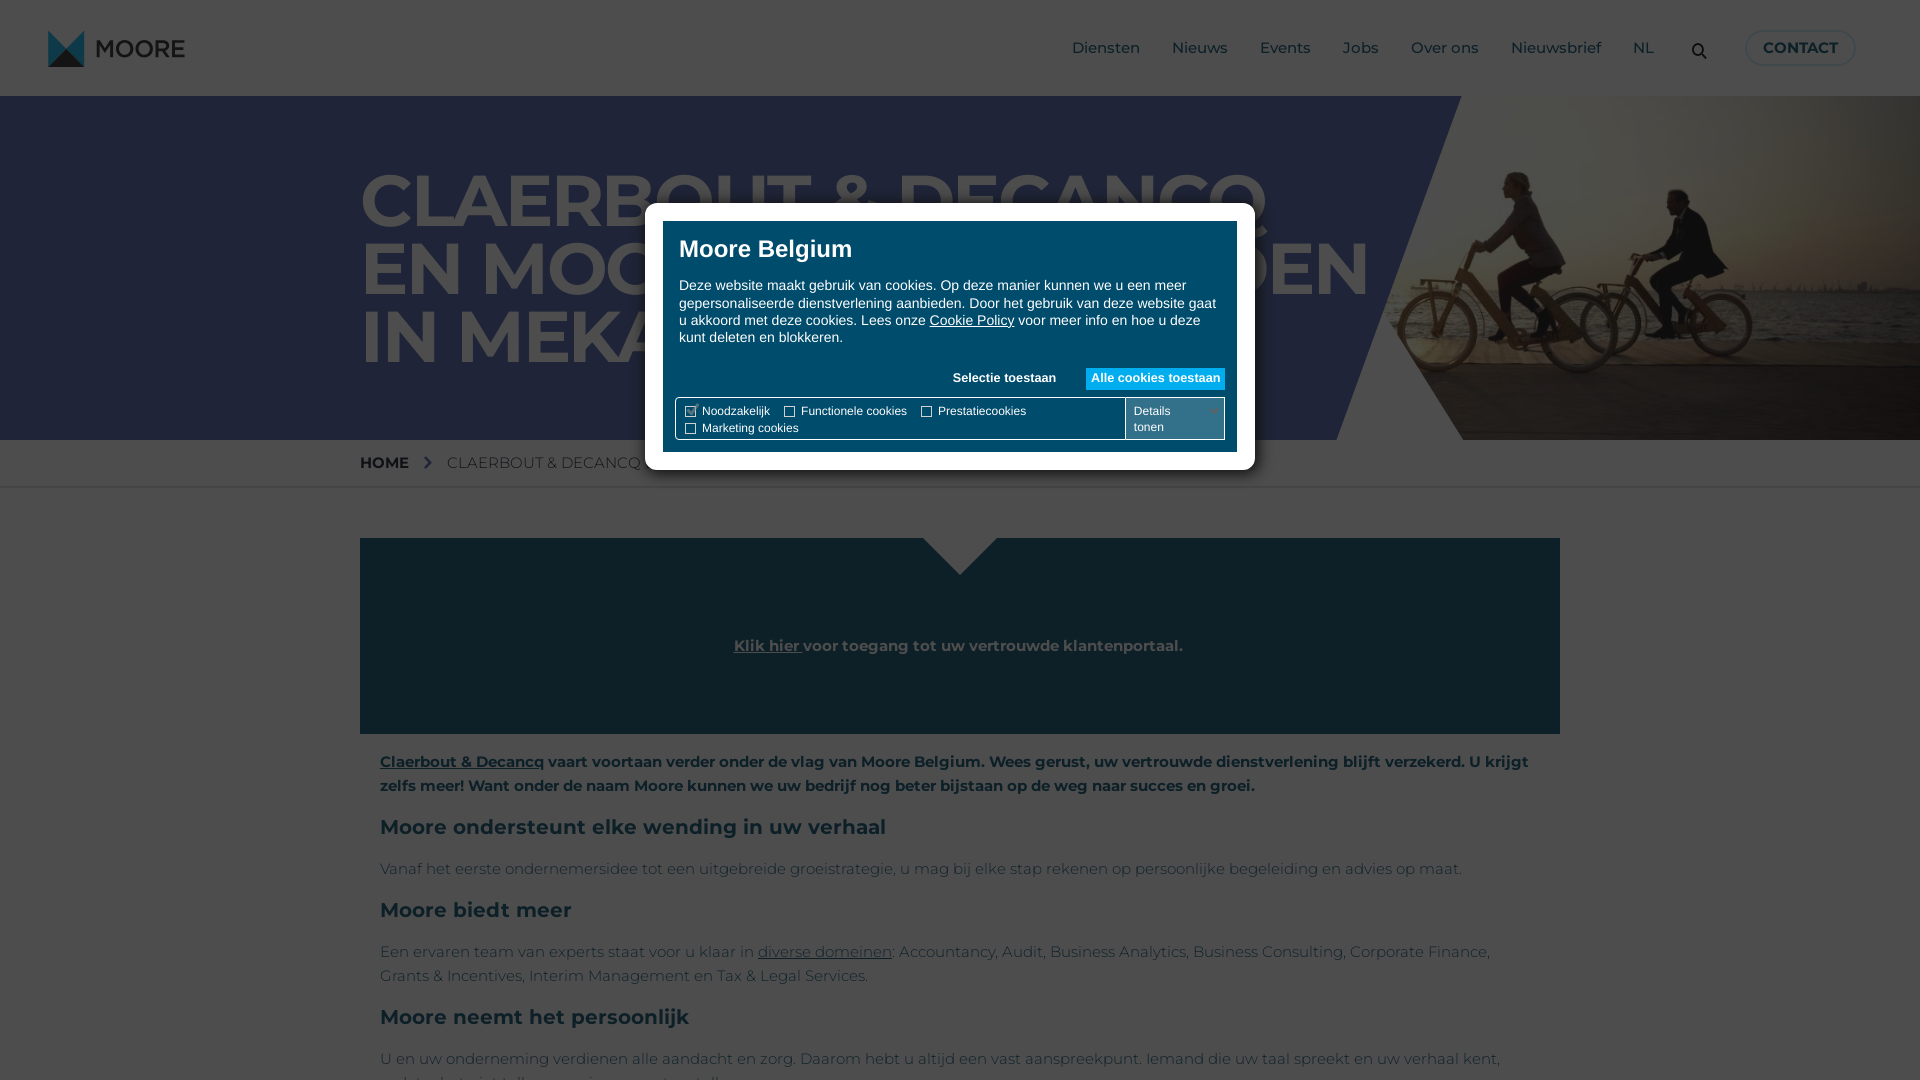 The image size is (1920, 1080). What do you see at coordinates (1360, 46) in the screenshot?
I see `'Jobs'` at bounding box center [1360, 46].